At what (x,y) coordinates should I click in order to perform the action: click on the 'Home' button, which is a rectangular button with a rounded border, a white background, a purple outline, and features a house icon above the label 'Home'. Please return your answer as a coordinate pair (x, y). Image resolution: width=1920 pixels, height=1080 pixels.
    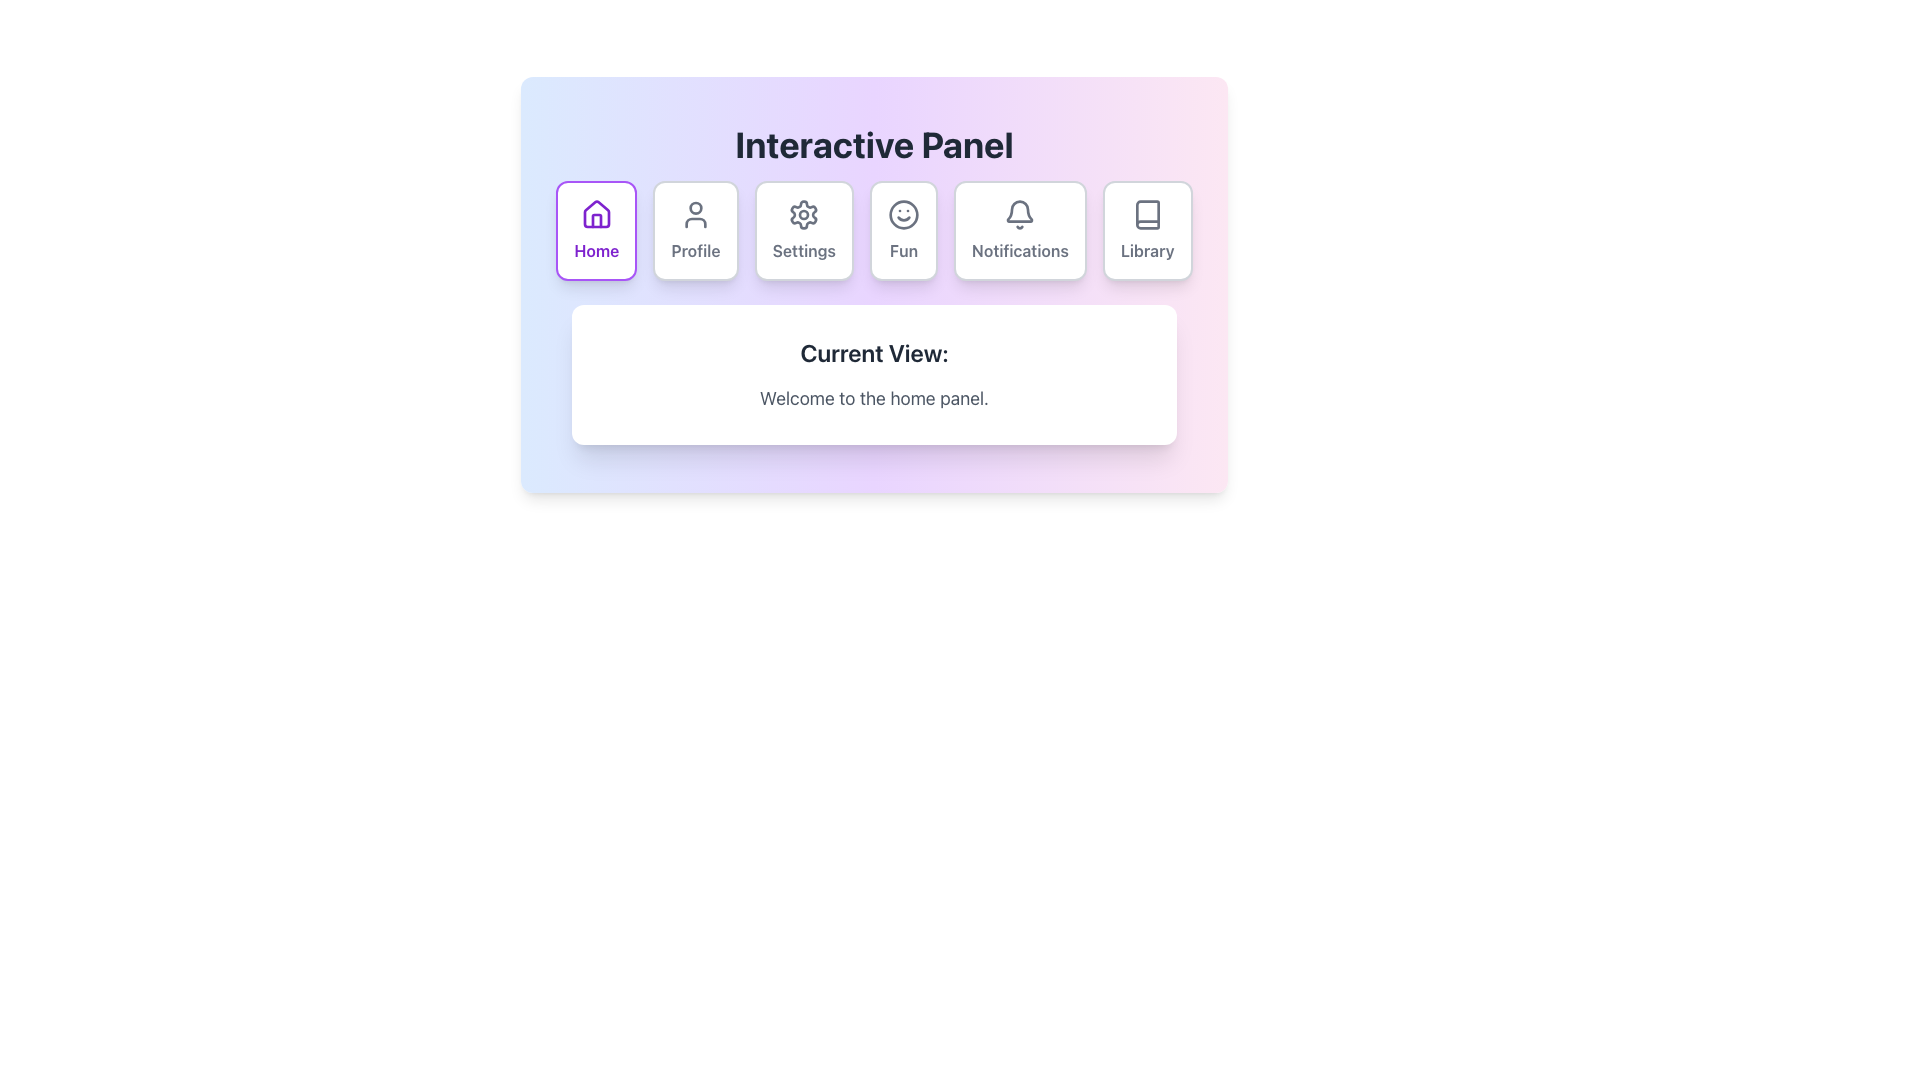
    Looking at the image, I should click on (595, 230).